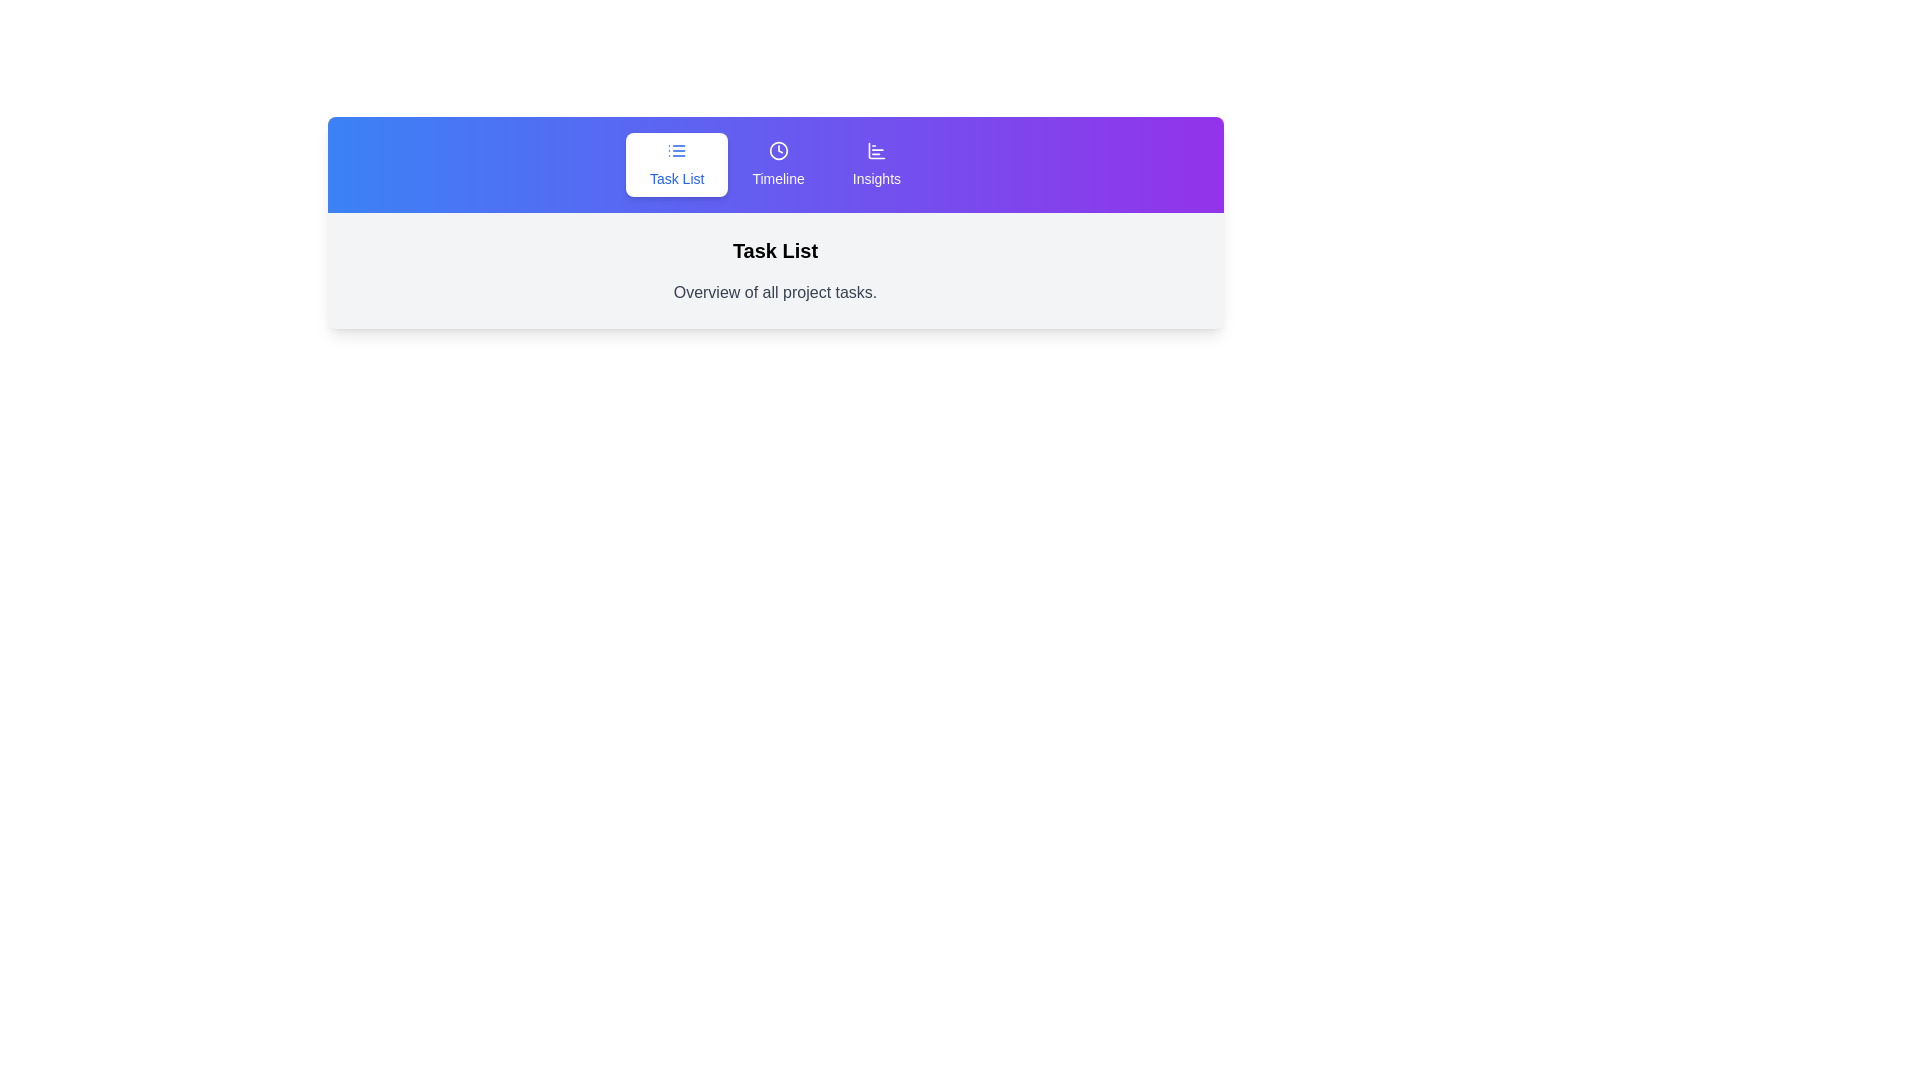 The width and height of the screenshot is (1920, 1080). Describe the element at coordinates (777, 164) in the screenshot. I see `the Timeline tab` at that location.